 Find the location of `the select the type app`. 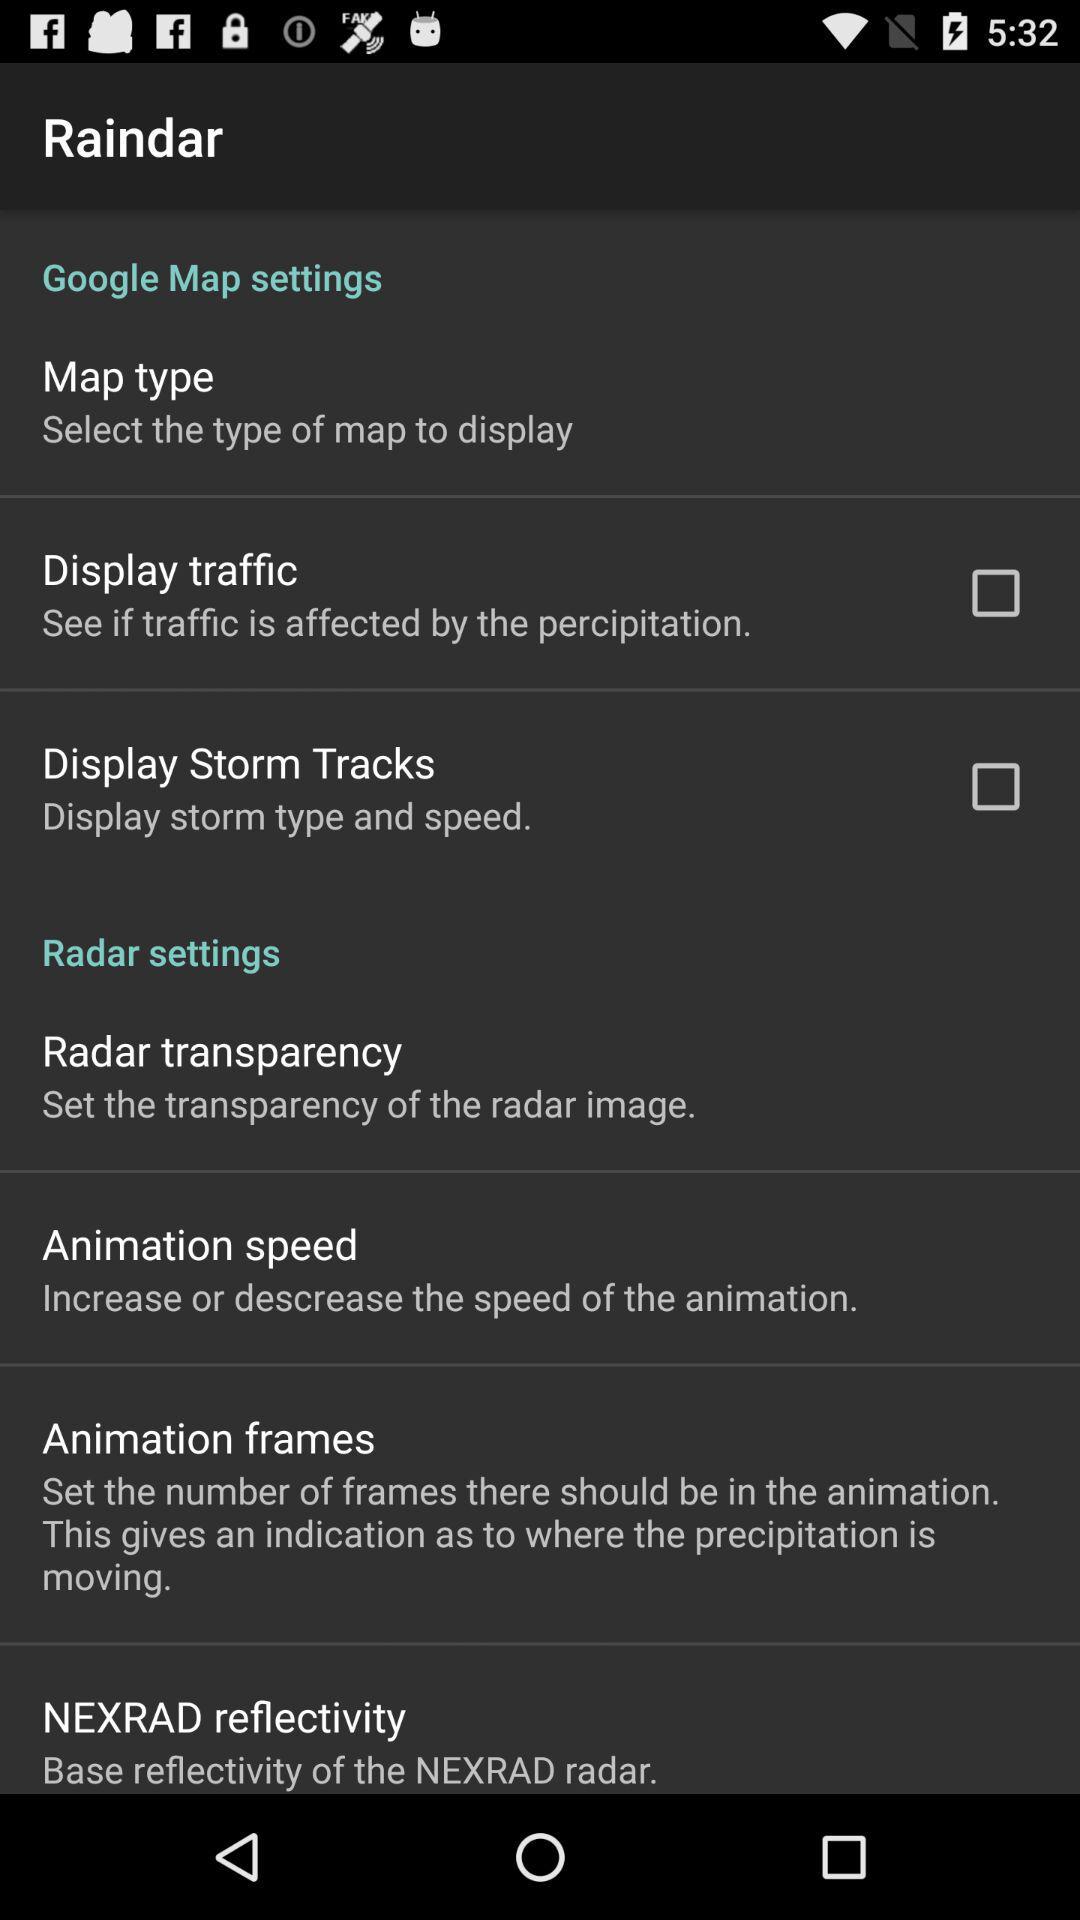

the select the type app is located at coordinates (307, 427).